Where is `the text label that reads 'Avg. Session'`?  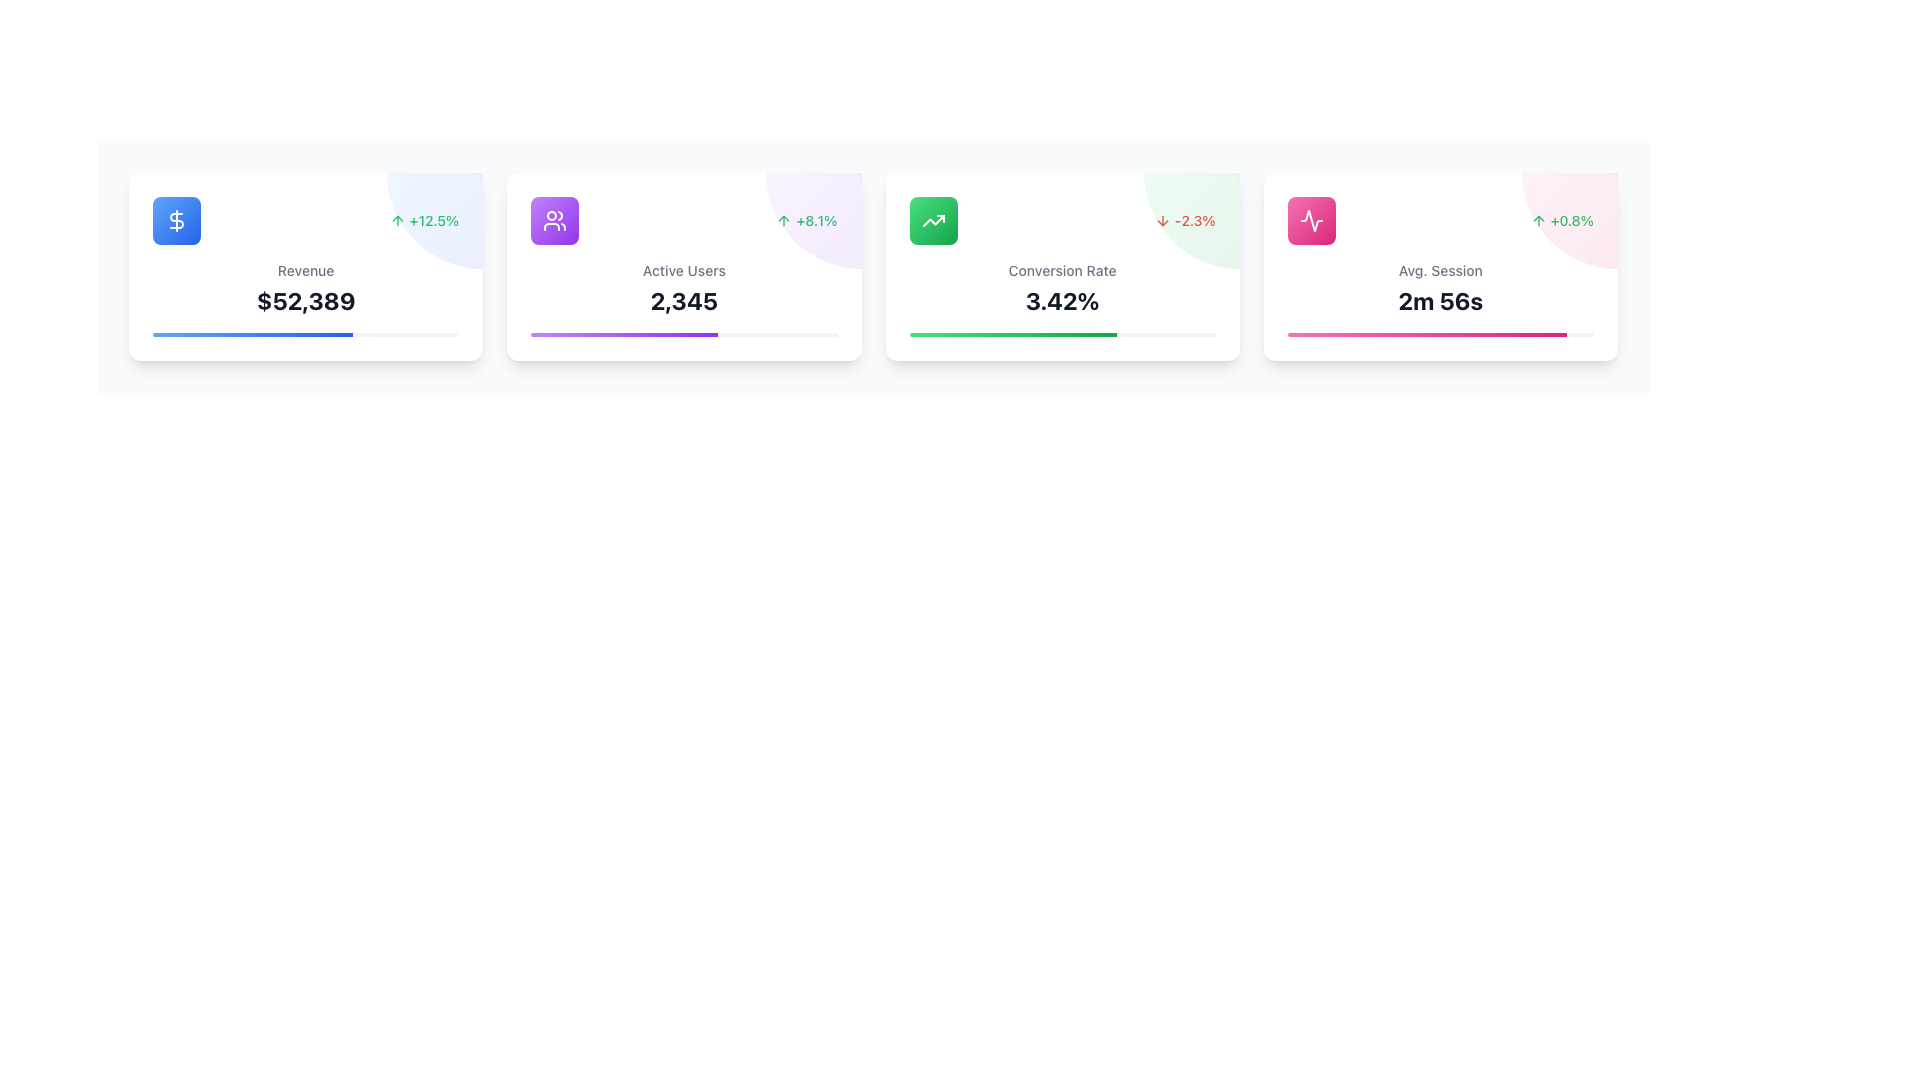
the text label that reads 'Avg. Session' is located at coordinates (1440, 270).